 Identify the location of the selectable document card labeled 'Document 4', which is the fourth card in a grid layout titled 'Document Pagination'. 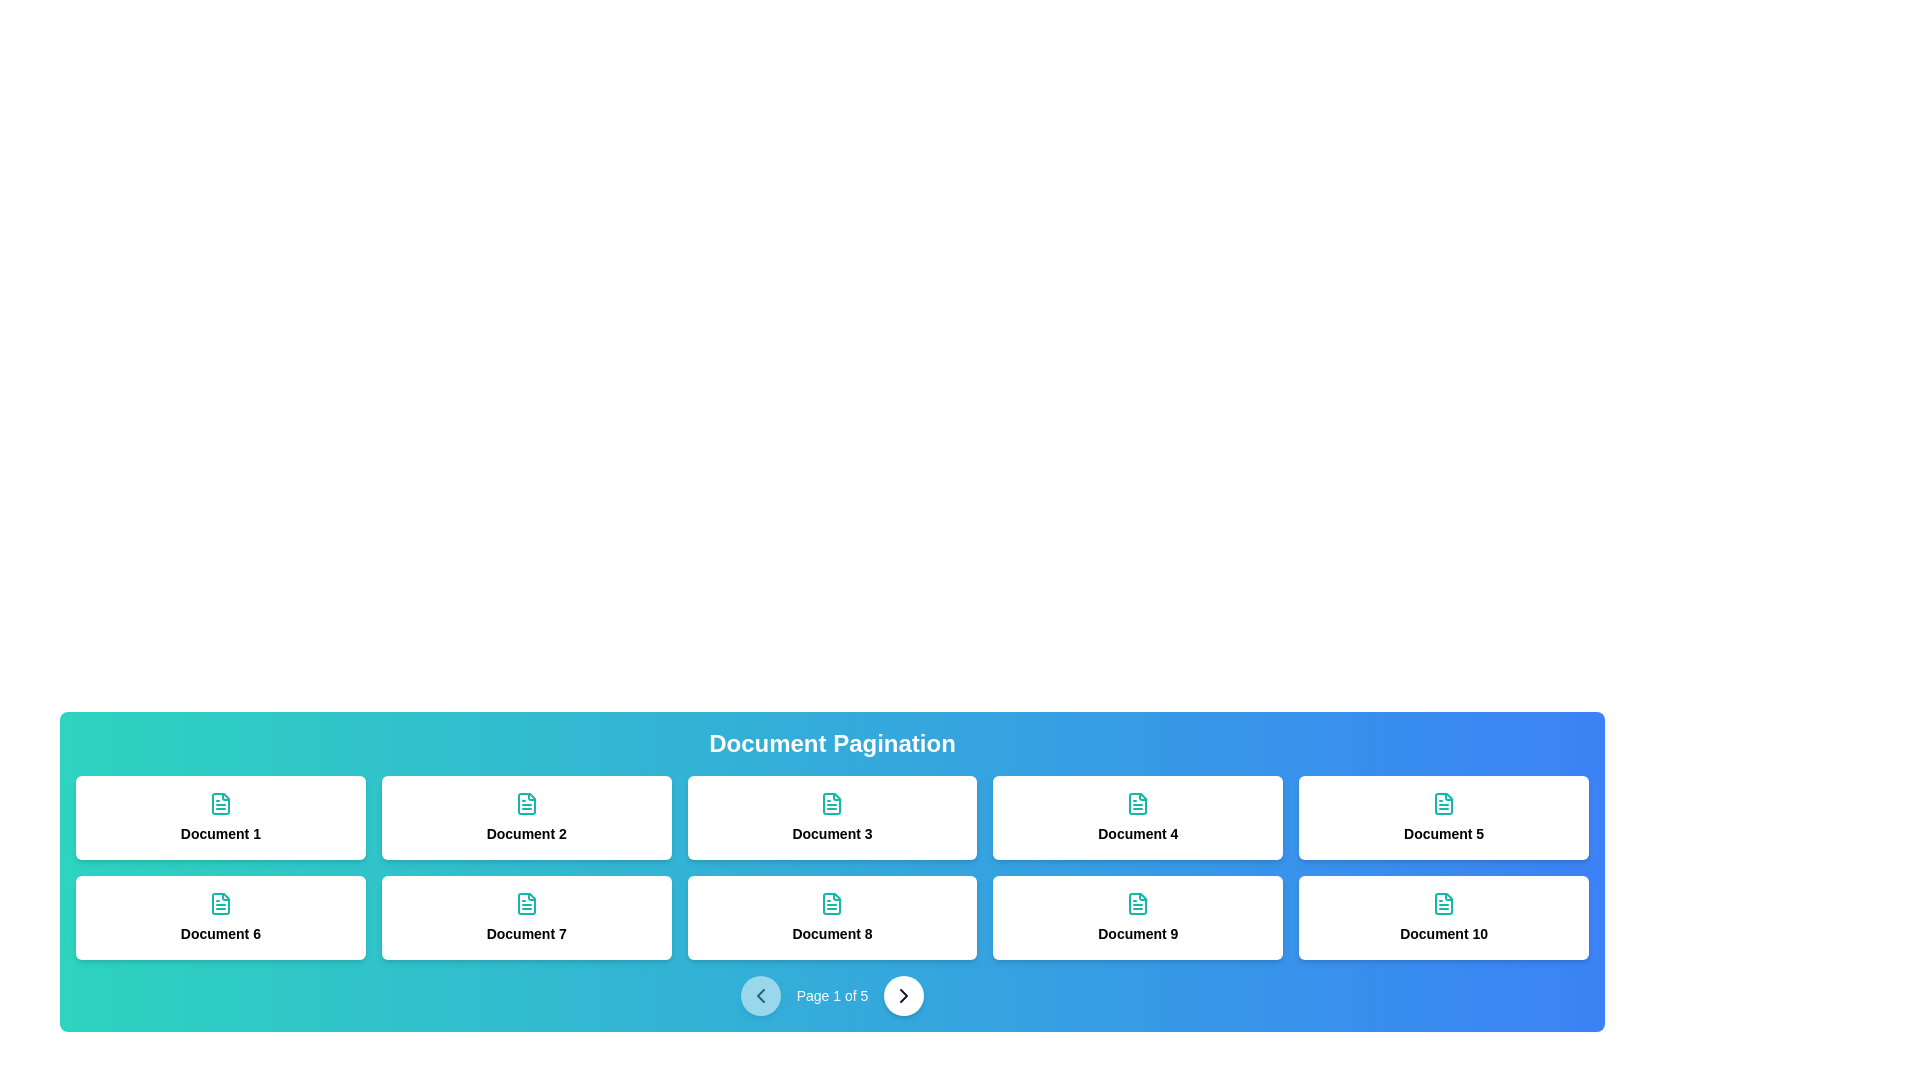
(1137, 817).